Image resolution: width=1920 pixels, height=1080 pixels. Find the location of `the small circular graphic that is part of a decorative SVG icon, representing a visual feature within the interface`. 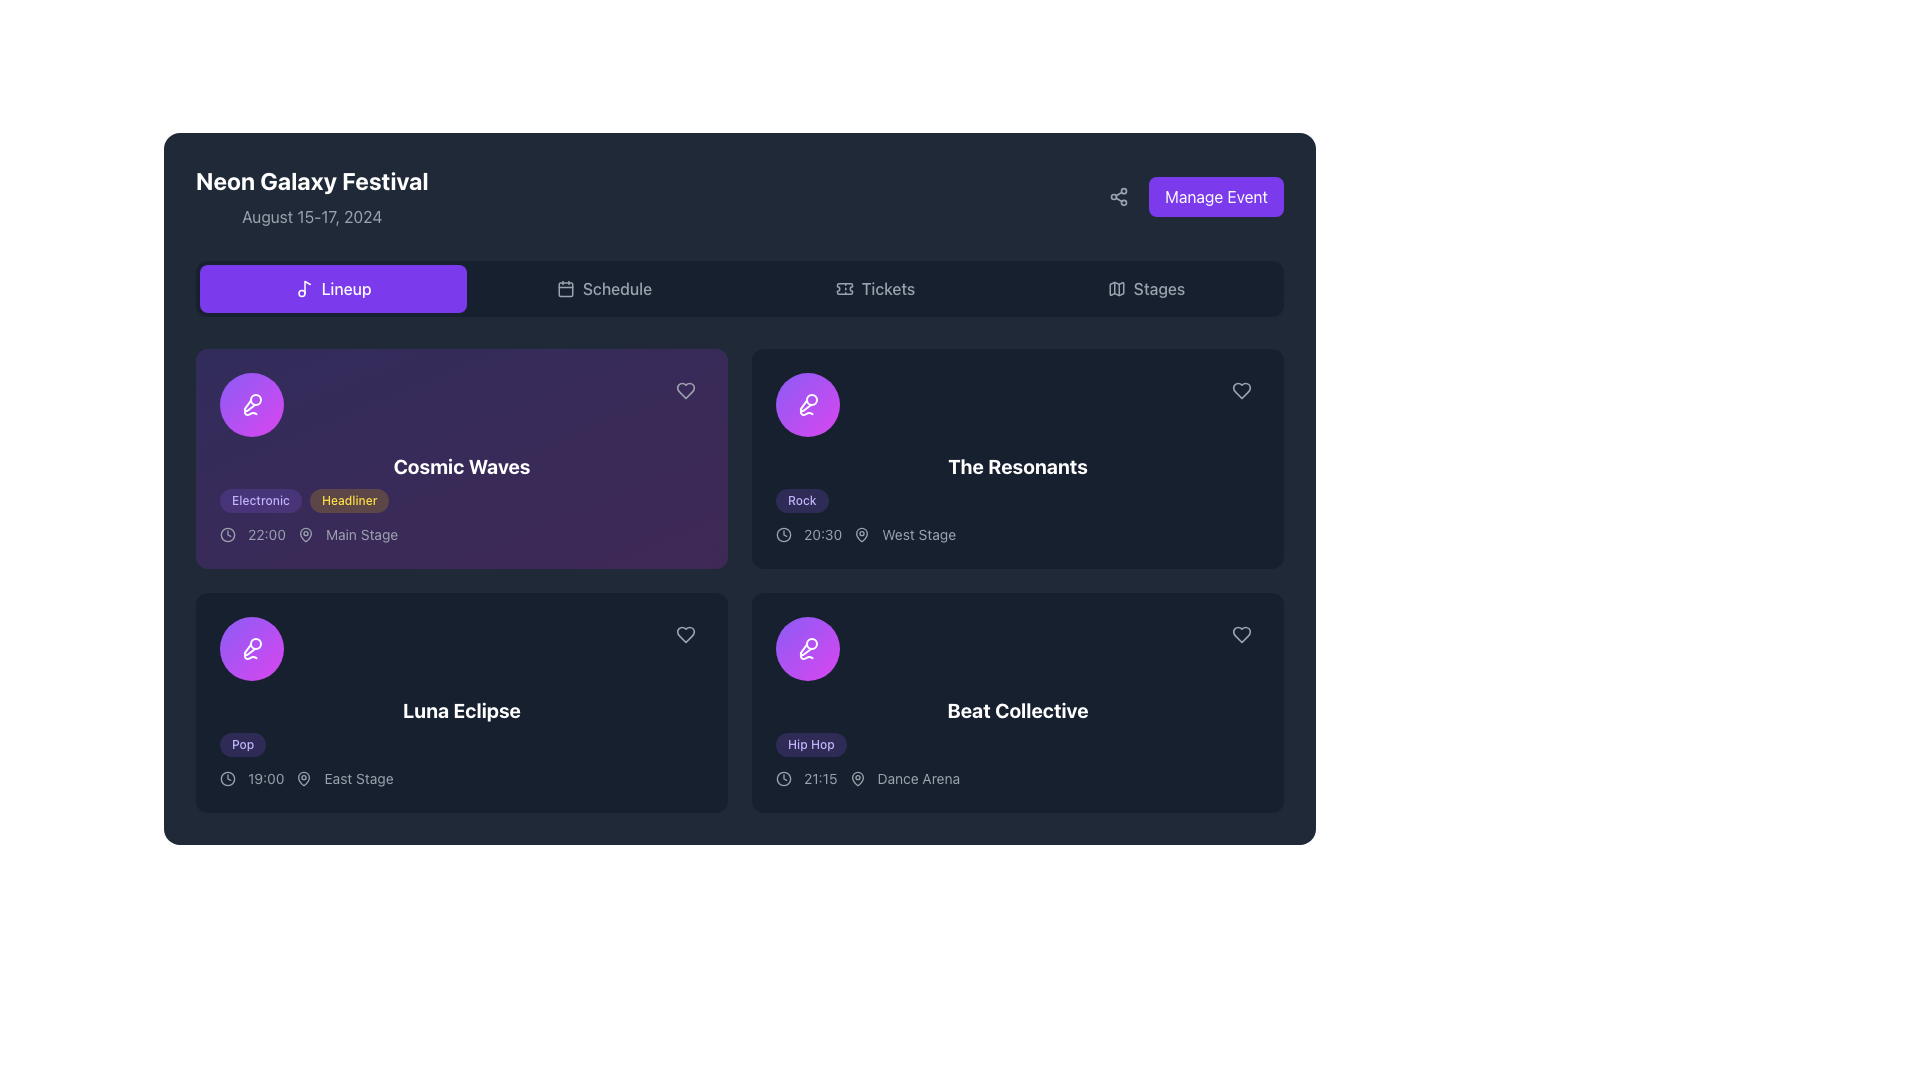

the small circular graphic that is part of a decorative SVG icon, representing a visual feature within the interface is located at coordinates (254, 644).